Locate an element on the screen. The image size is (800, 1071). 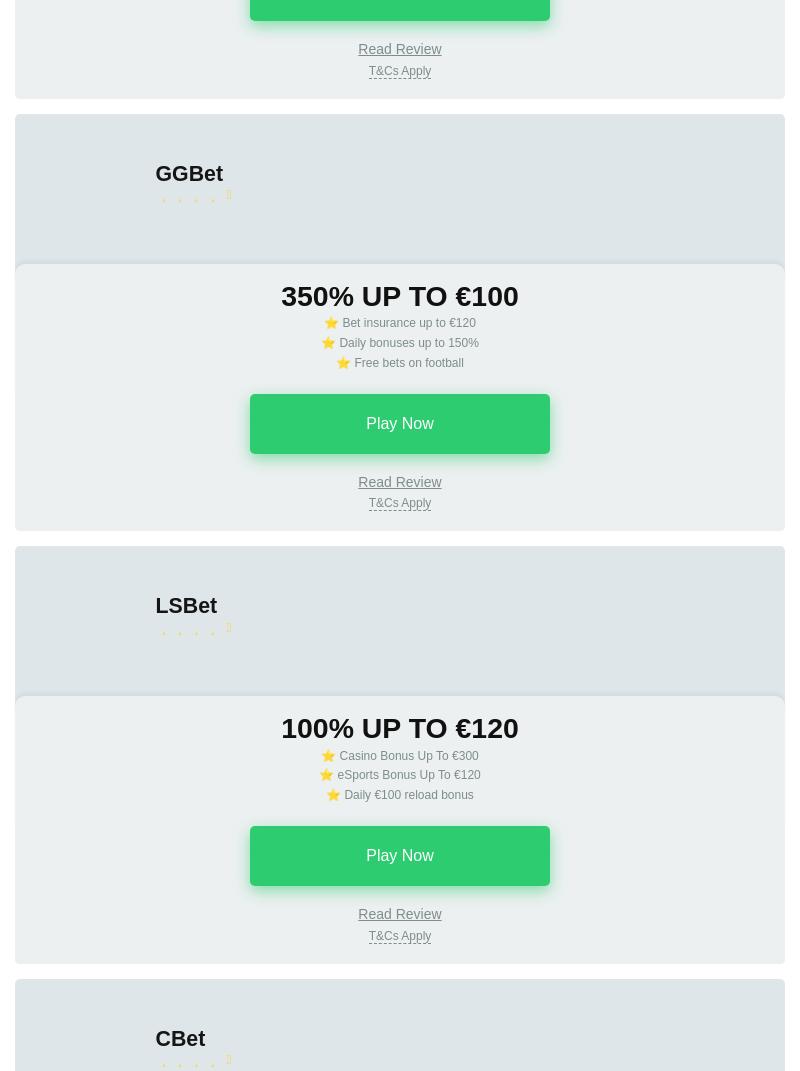
'Must wager deposit + bonus x 5. Must bet on wager offering 2.1 in odds and higher. Multiple bets on the same event are not allowed. Maximum bet amount £200. T&Cs Apply.' is located at coordinates (398, 141).